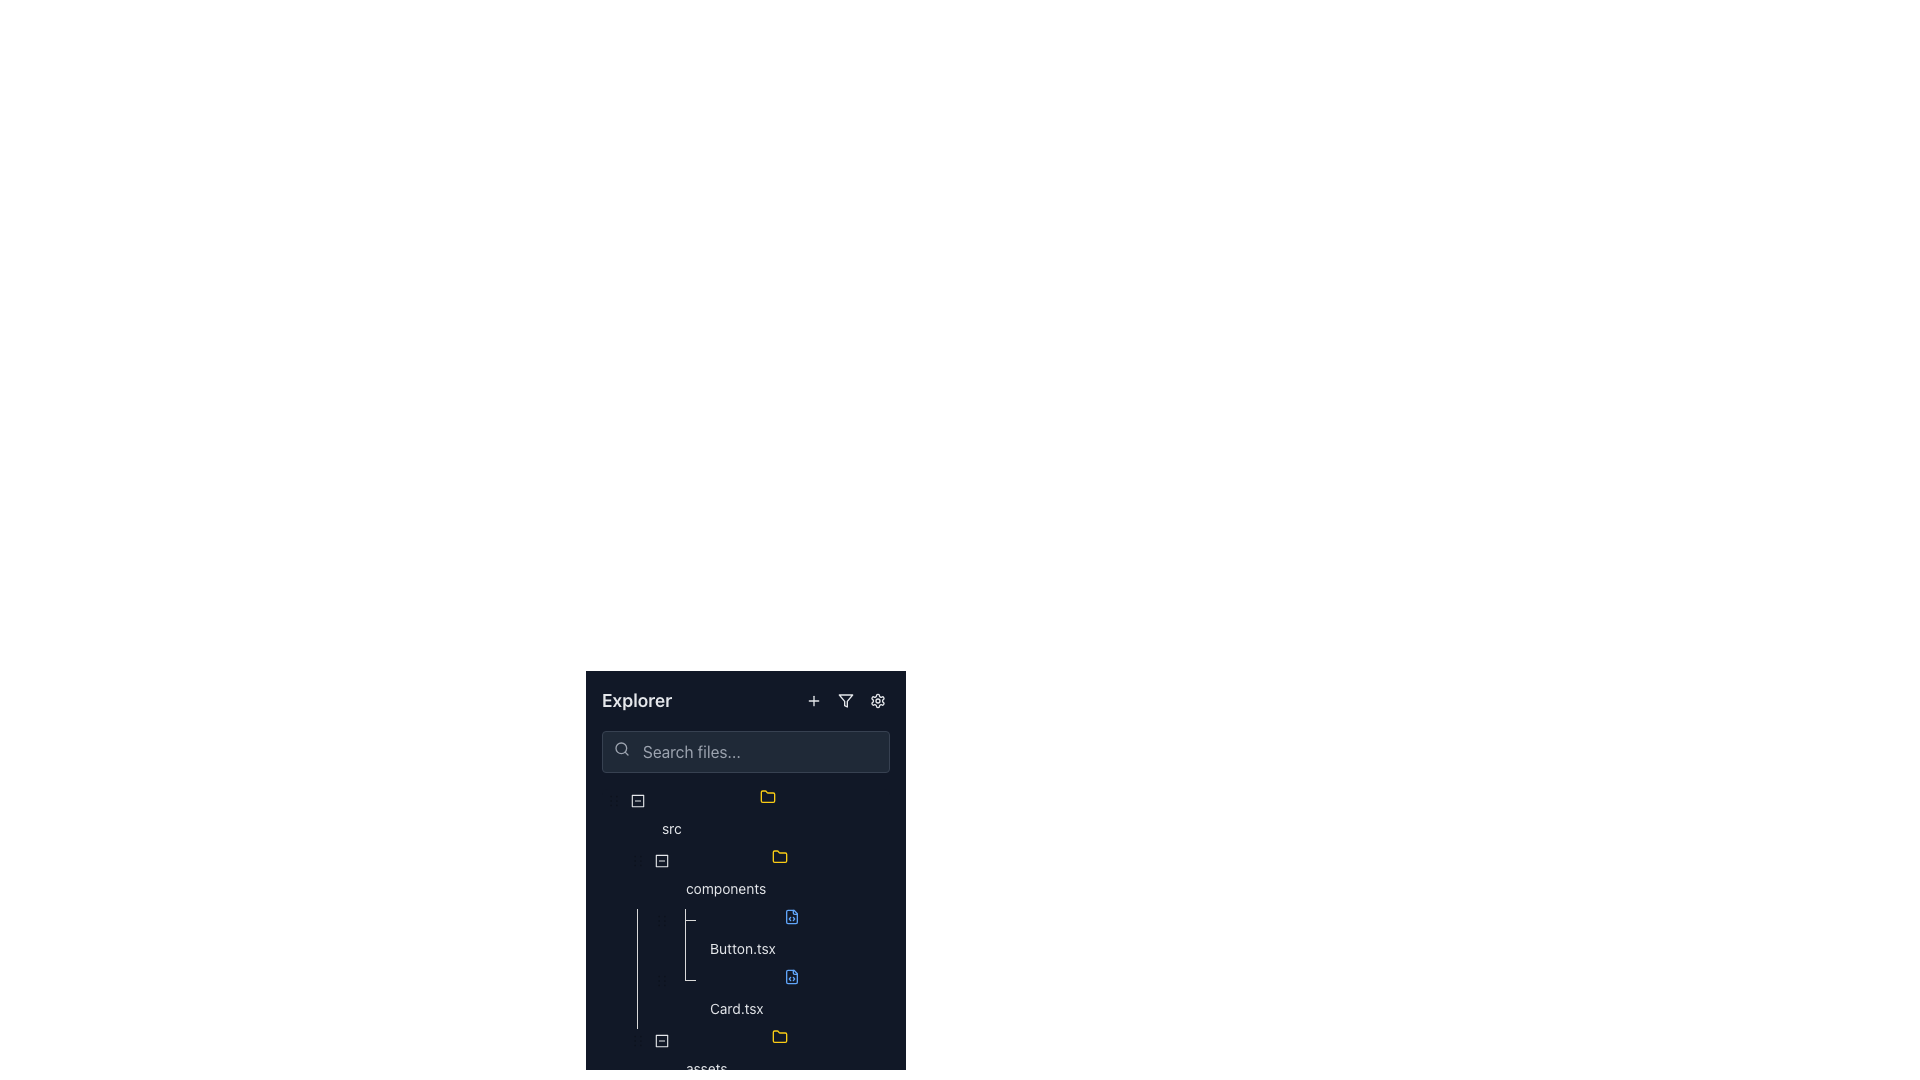 The width and height of the screenshot is (1920, 1080). I want to click on the Toggle button for hierarchical structures, which is represented as a small square icon with a minus symbol, located beside the text label 'src', so click(637, 817).